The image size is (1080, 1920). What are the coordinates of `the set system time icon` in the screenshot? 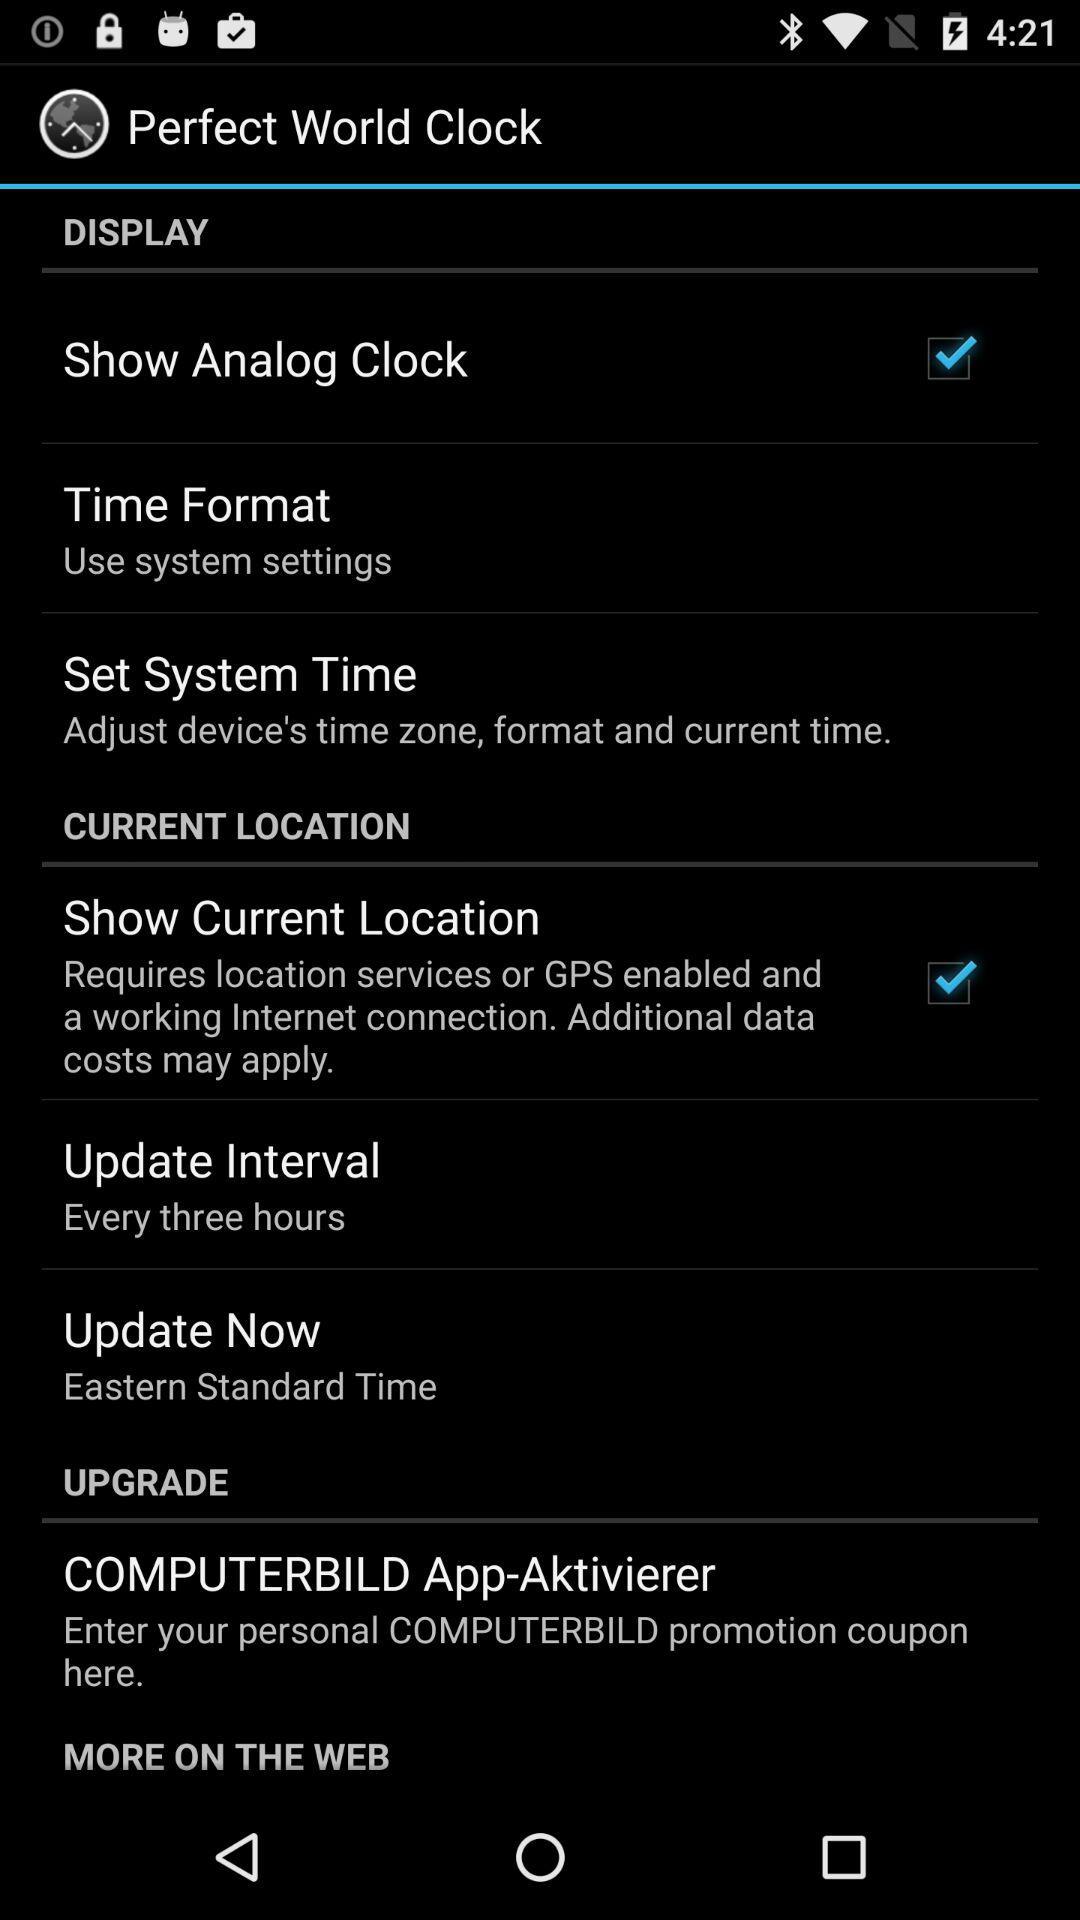 It's located at (238, 672).